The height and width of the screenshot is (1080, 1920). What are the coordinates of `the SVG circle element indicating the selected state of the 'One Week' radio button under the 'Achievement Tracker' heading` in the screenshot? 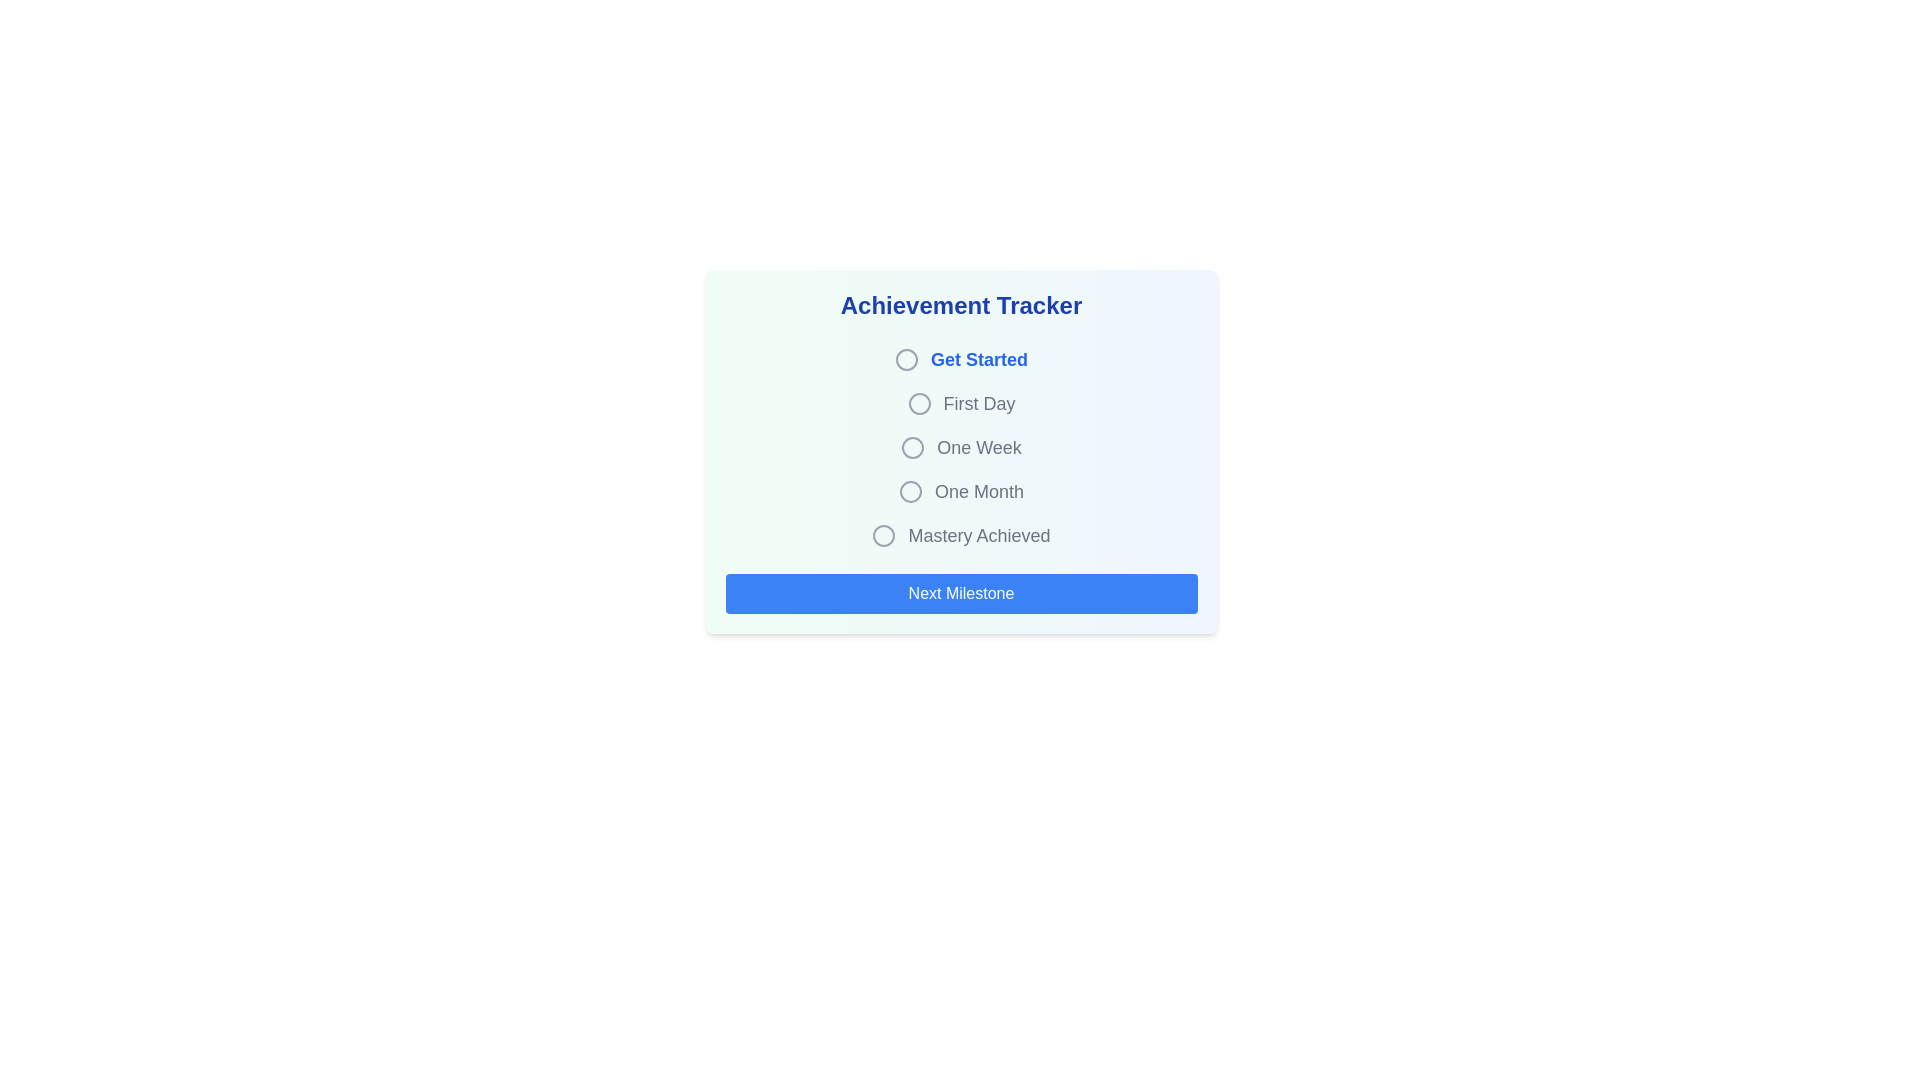 It's located at (912, 446).